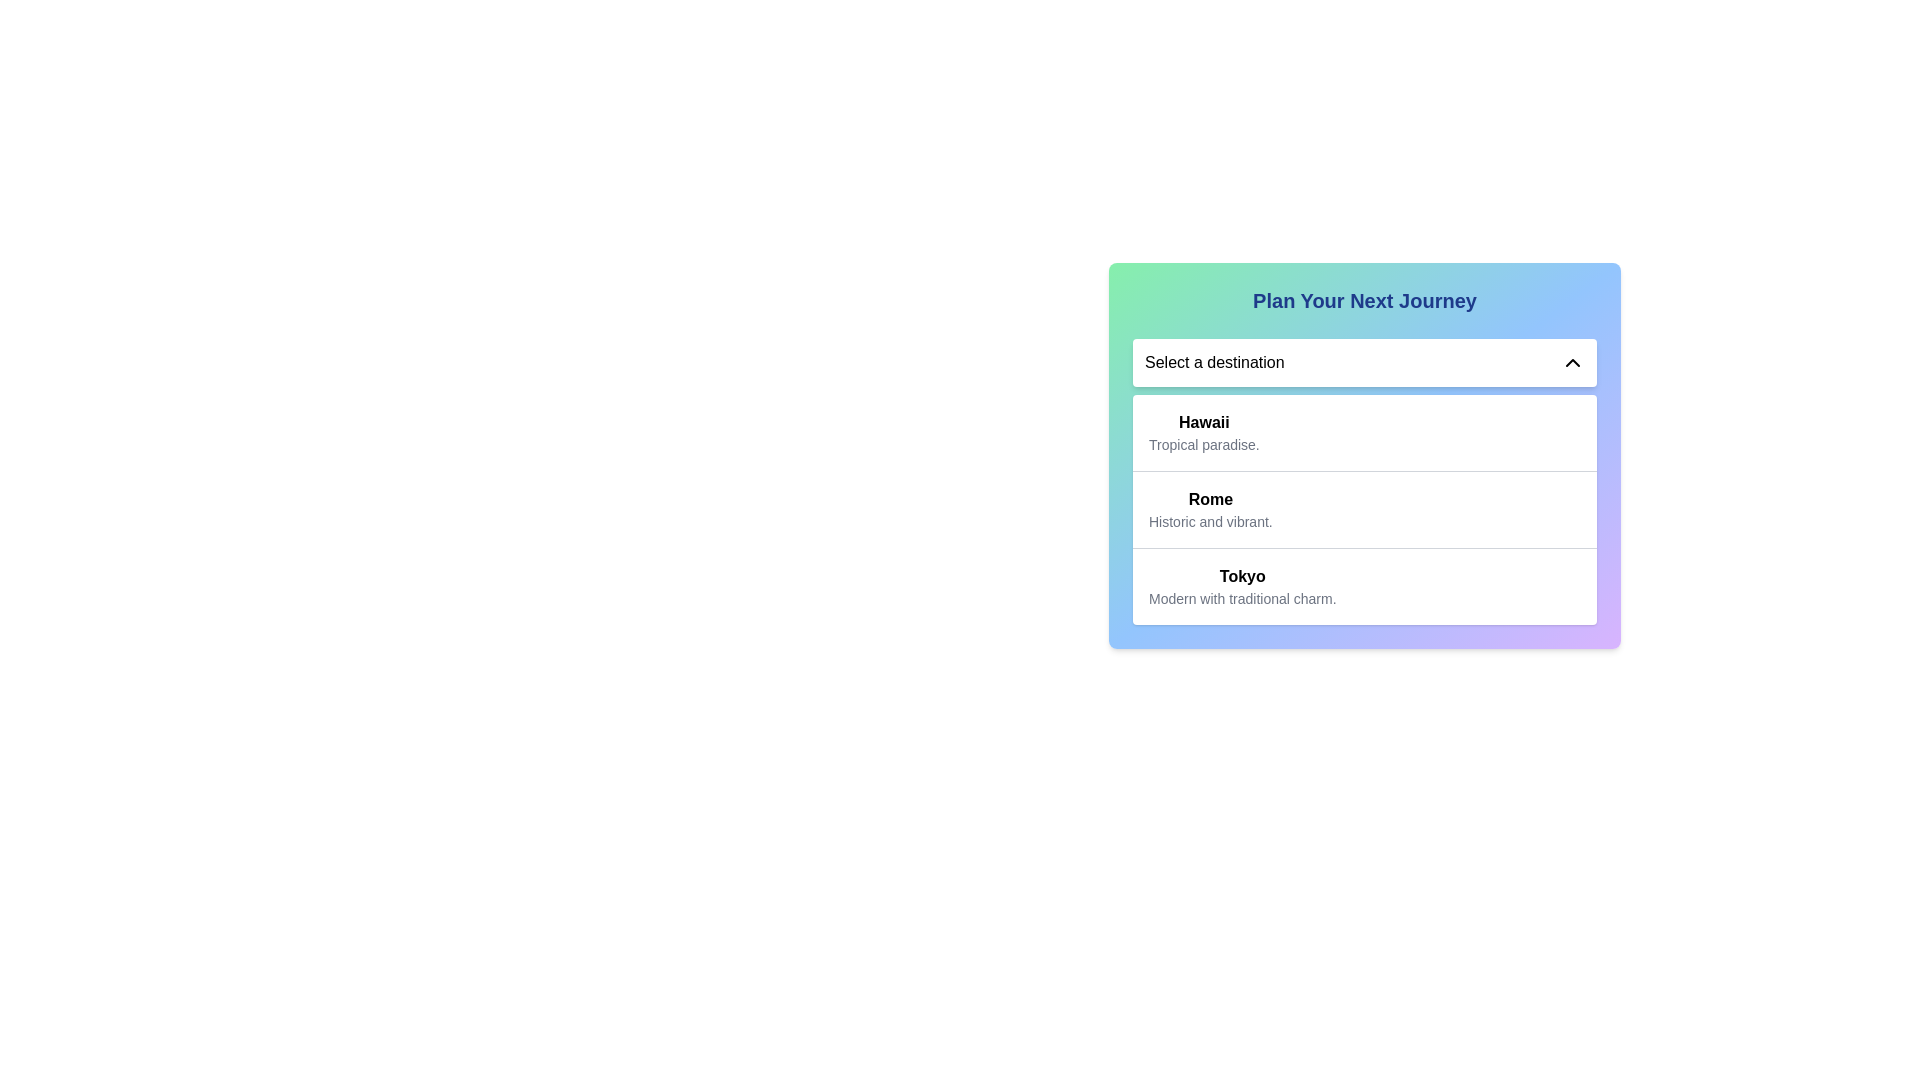  Describe the element at coordinates (1203, 443) in the screenshot. I see `the static text label providing supplementary information about 'Hawaii' located under the dropdown interface titled 'Plan Your Next Journey.'` at that location.